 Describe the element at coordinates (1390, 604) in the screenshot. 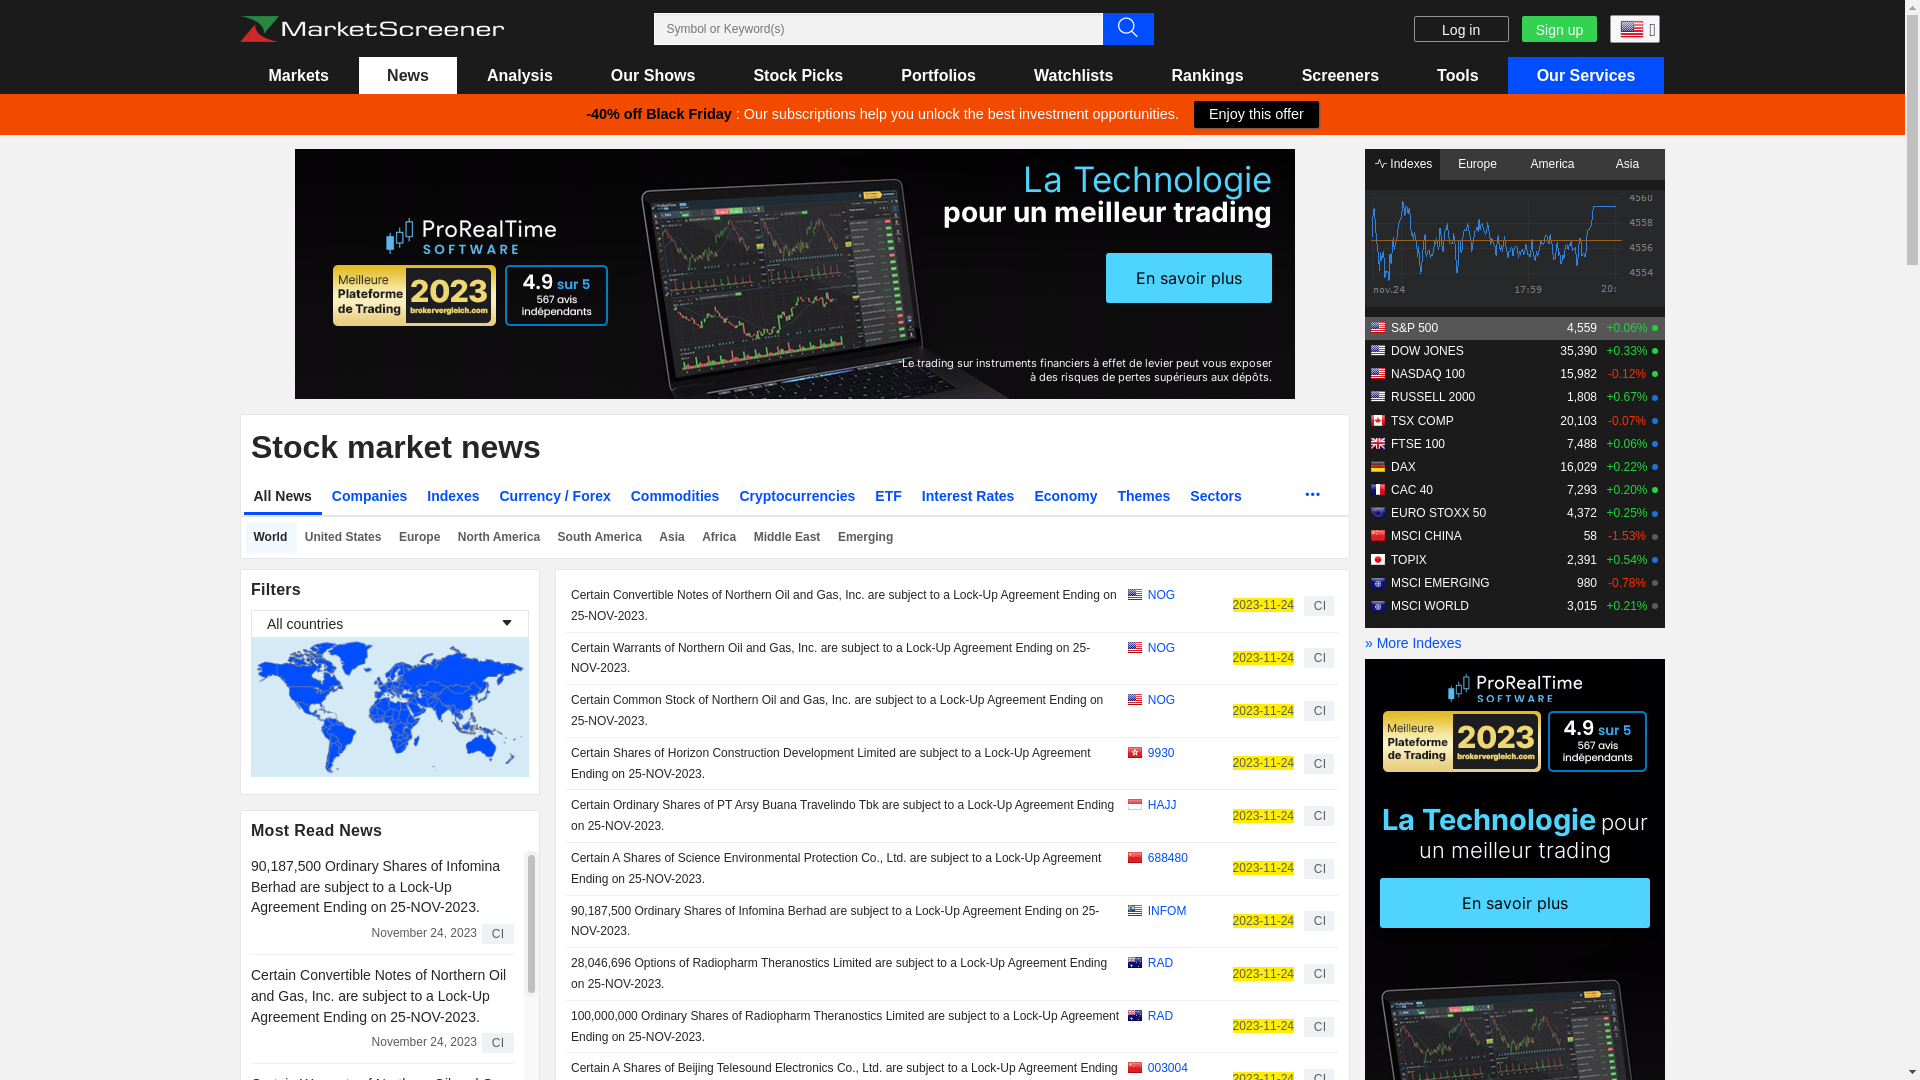

I see `'MSCI WORLD'` at that location.